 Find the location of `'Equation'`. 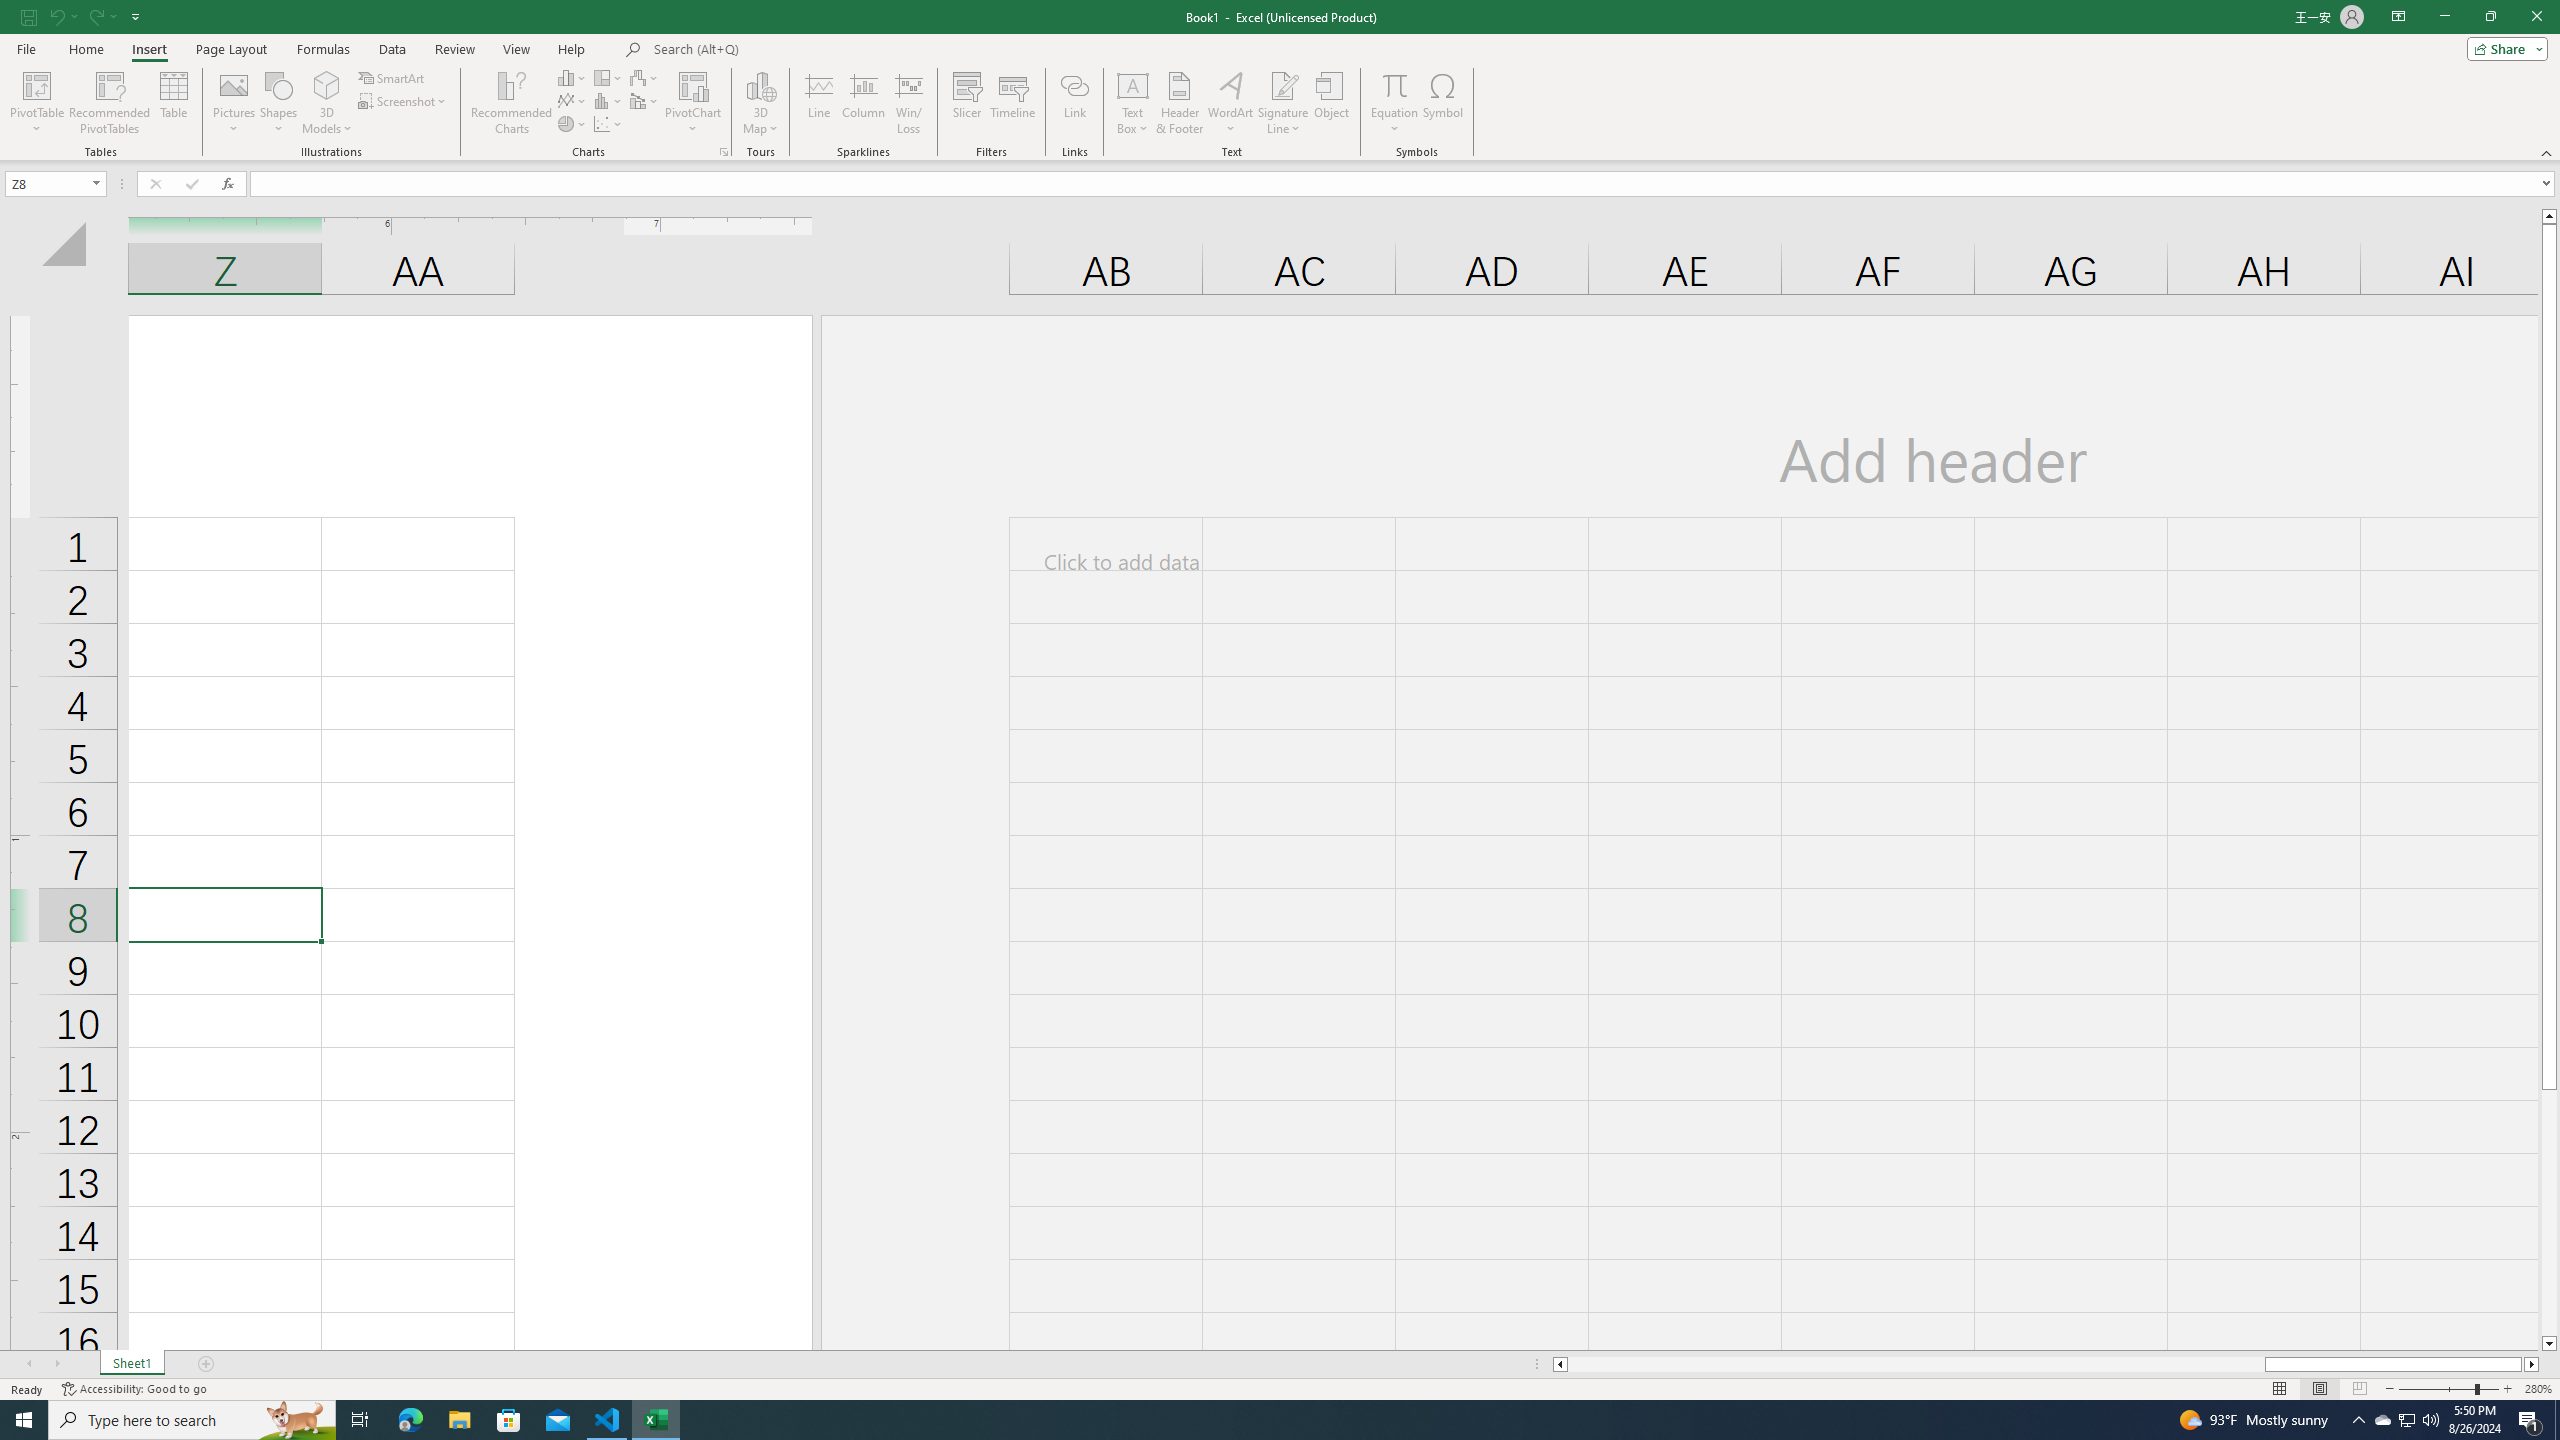

'Equation' is located at coordinates (1394, 84).